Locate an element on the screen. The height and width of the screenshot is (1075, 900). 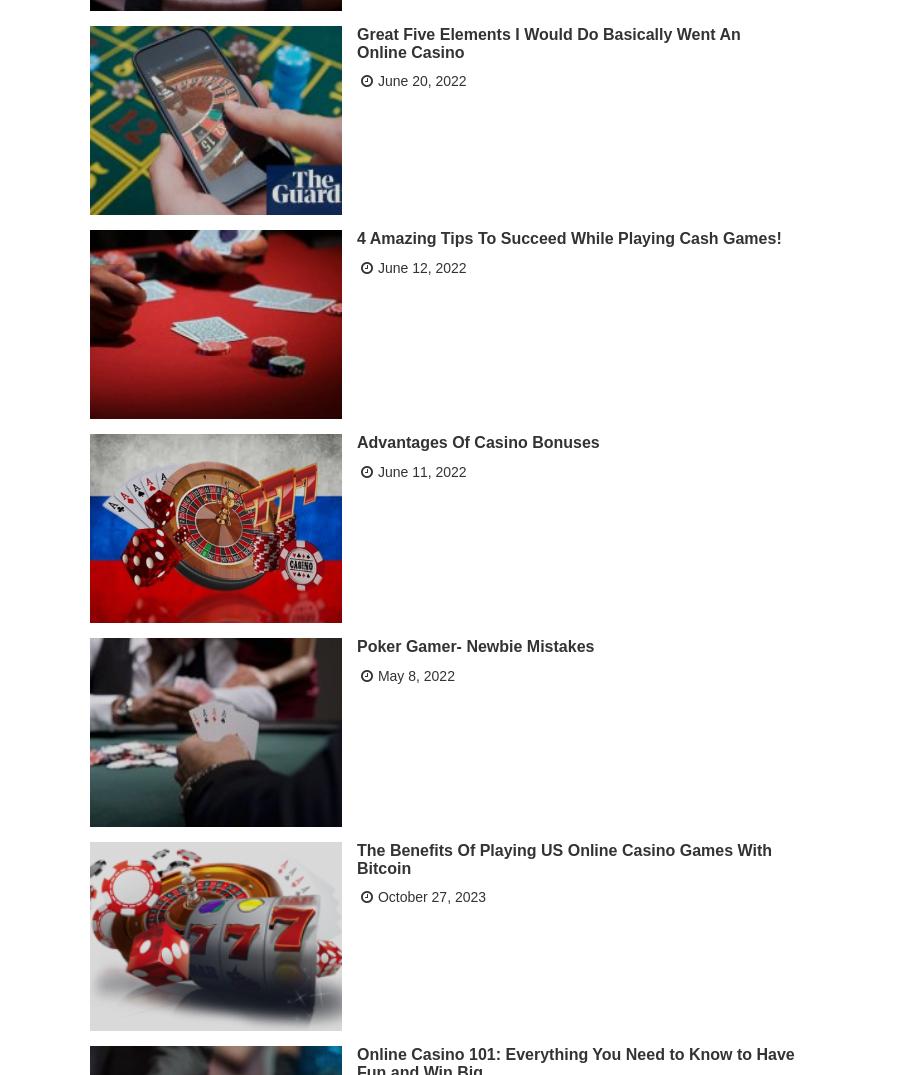
'October 27, 2023' is located at coordinates (431, 895).